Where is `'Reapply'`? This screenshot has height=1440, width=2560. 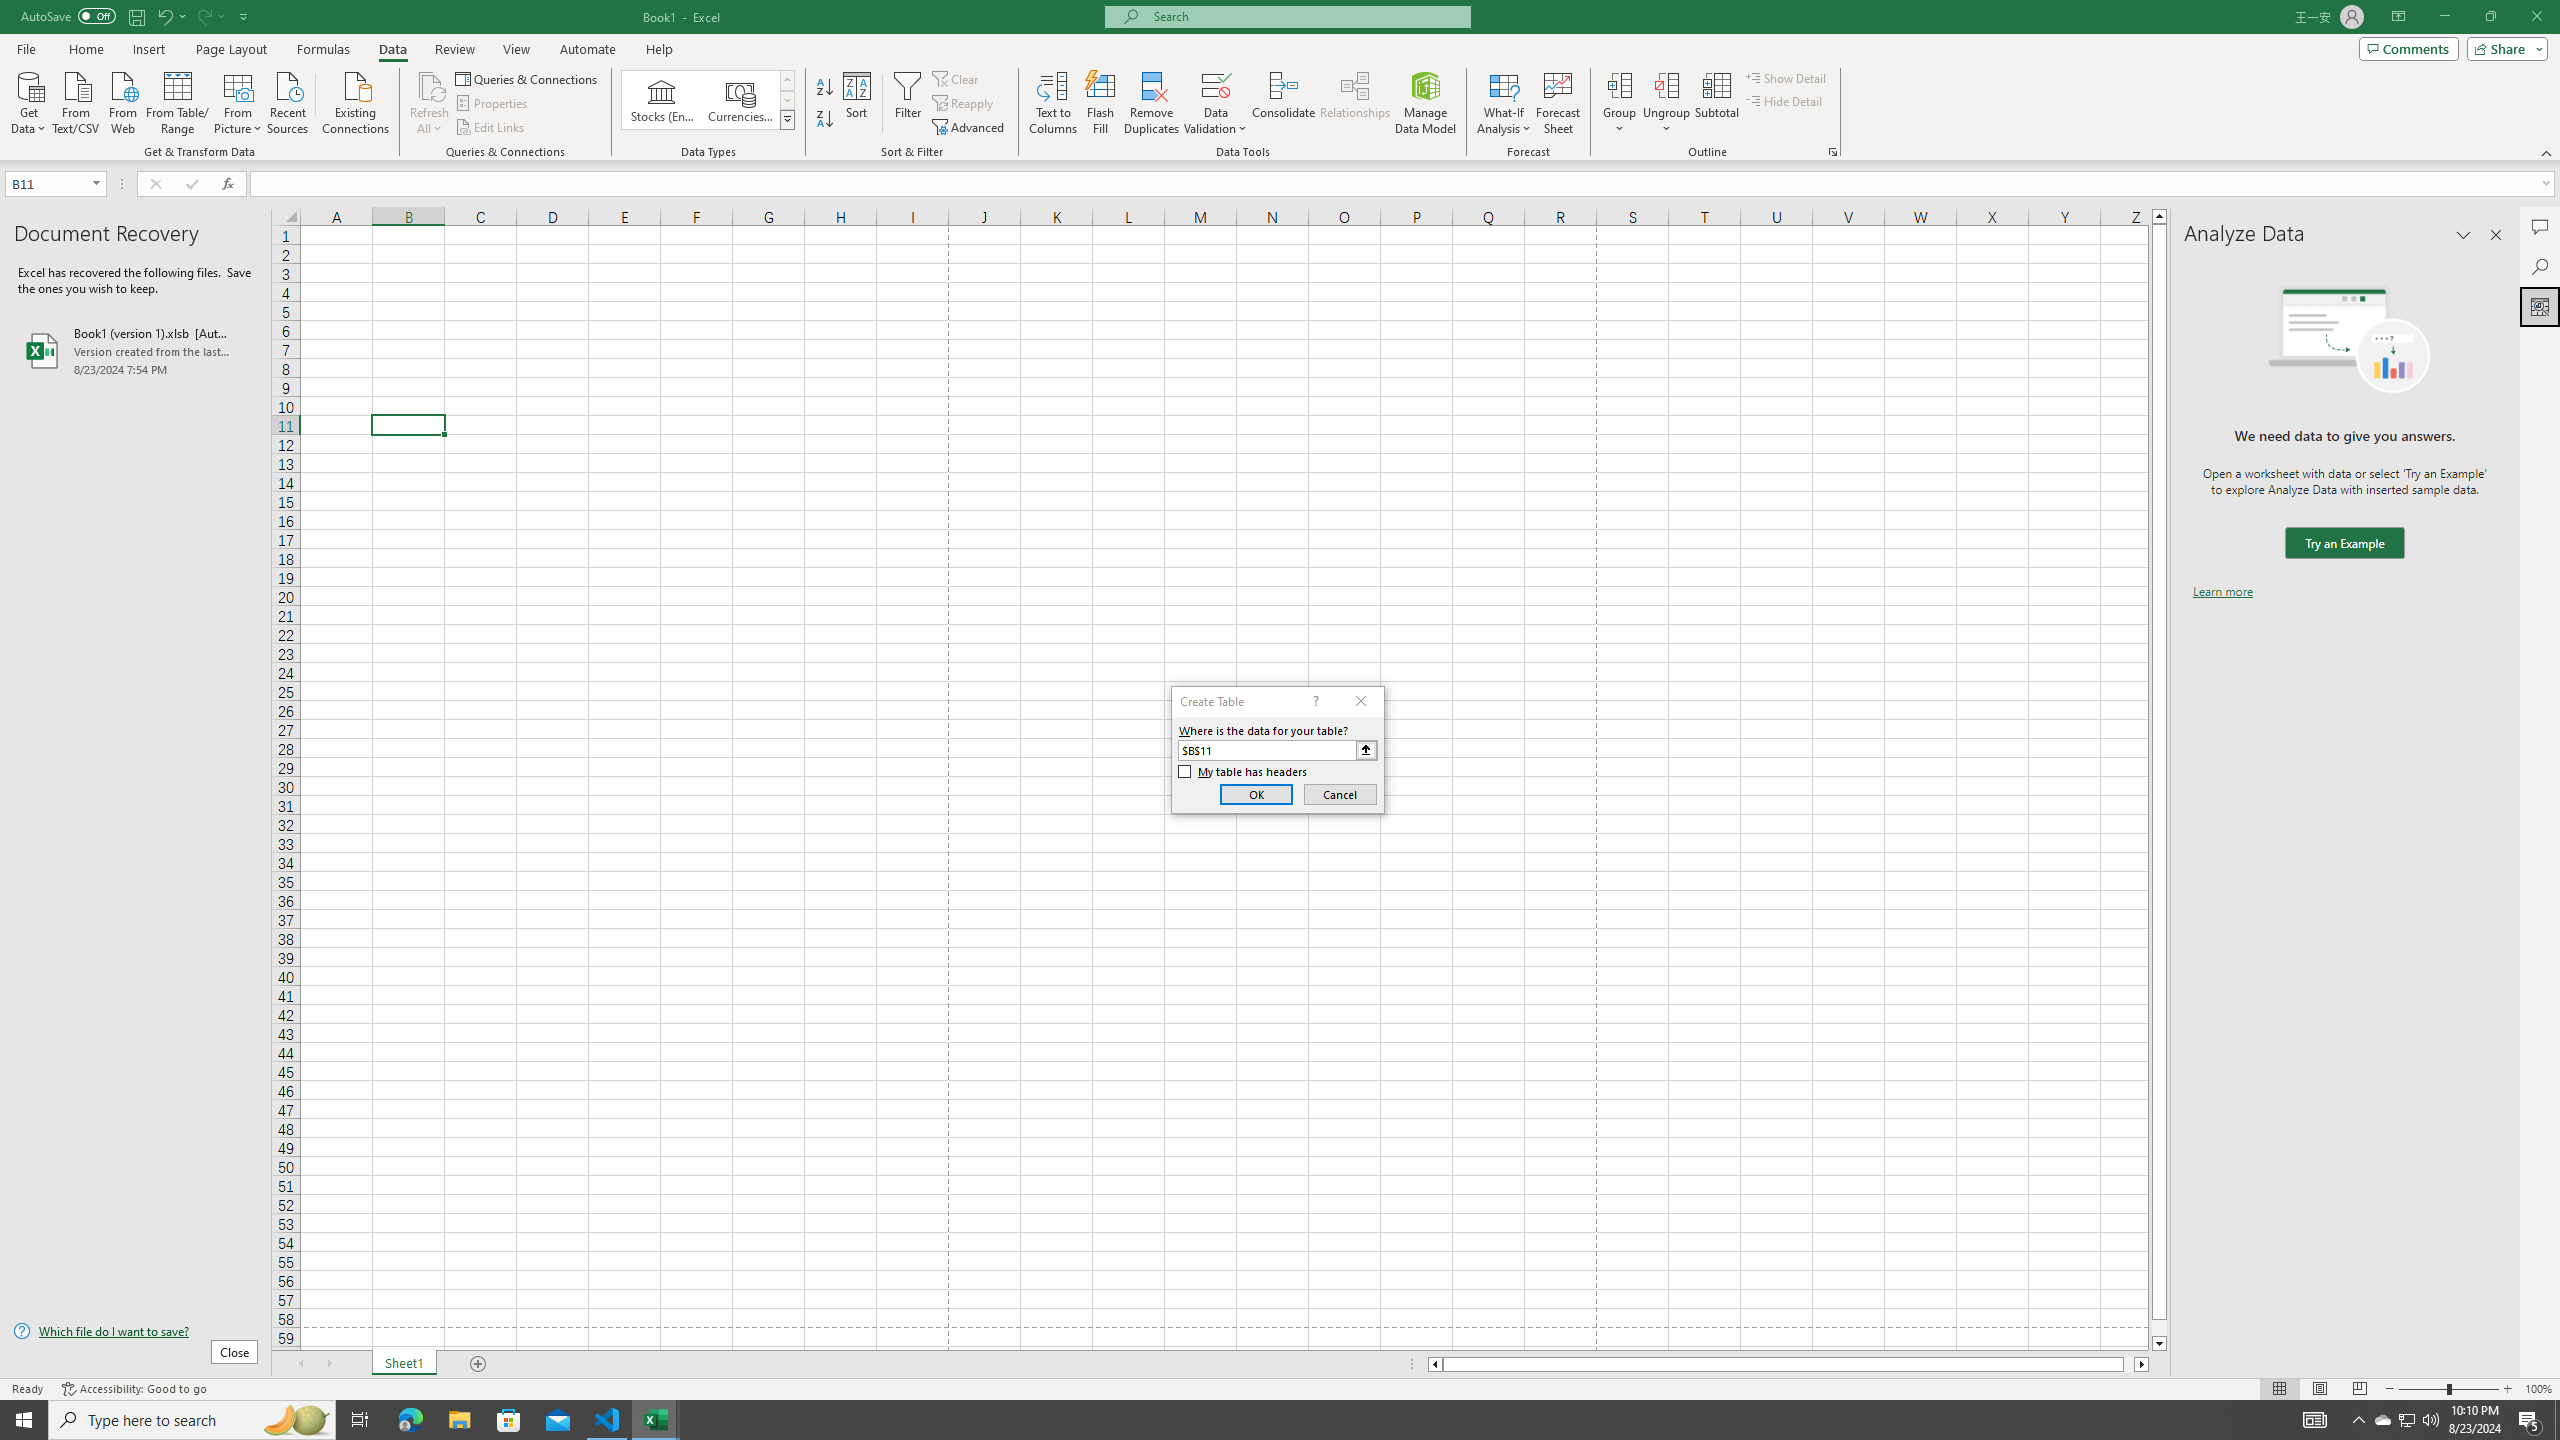 'Reapply' is located at coordinates (965, 103).